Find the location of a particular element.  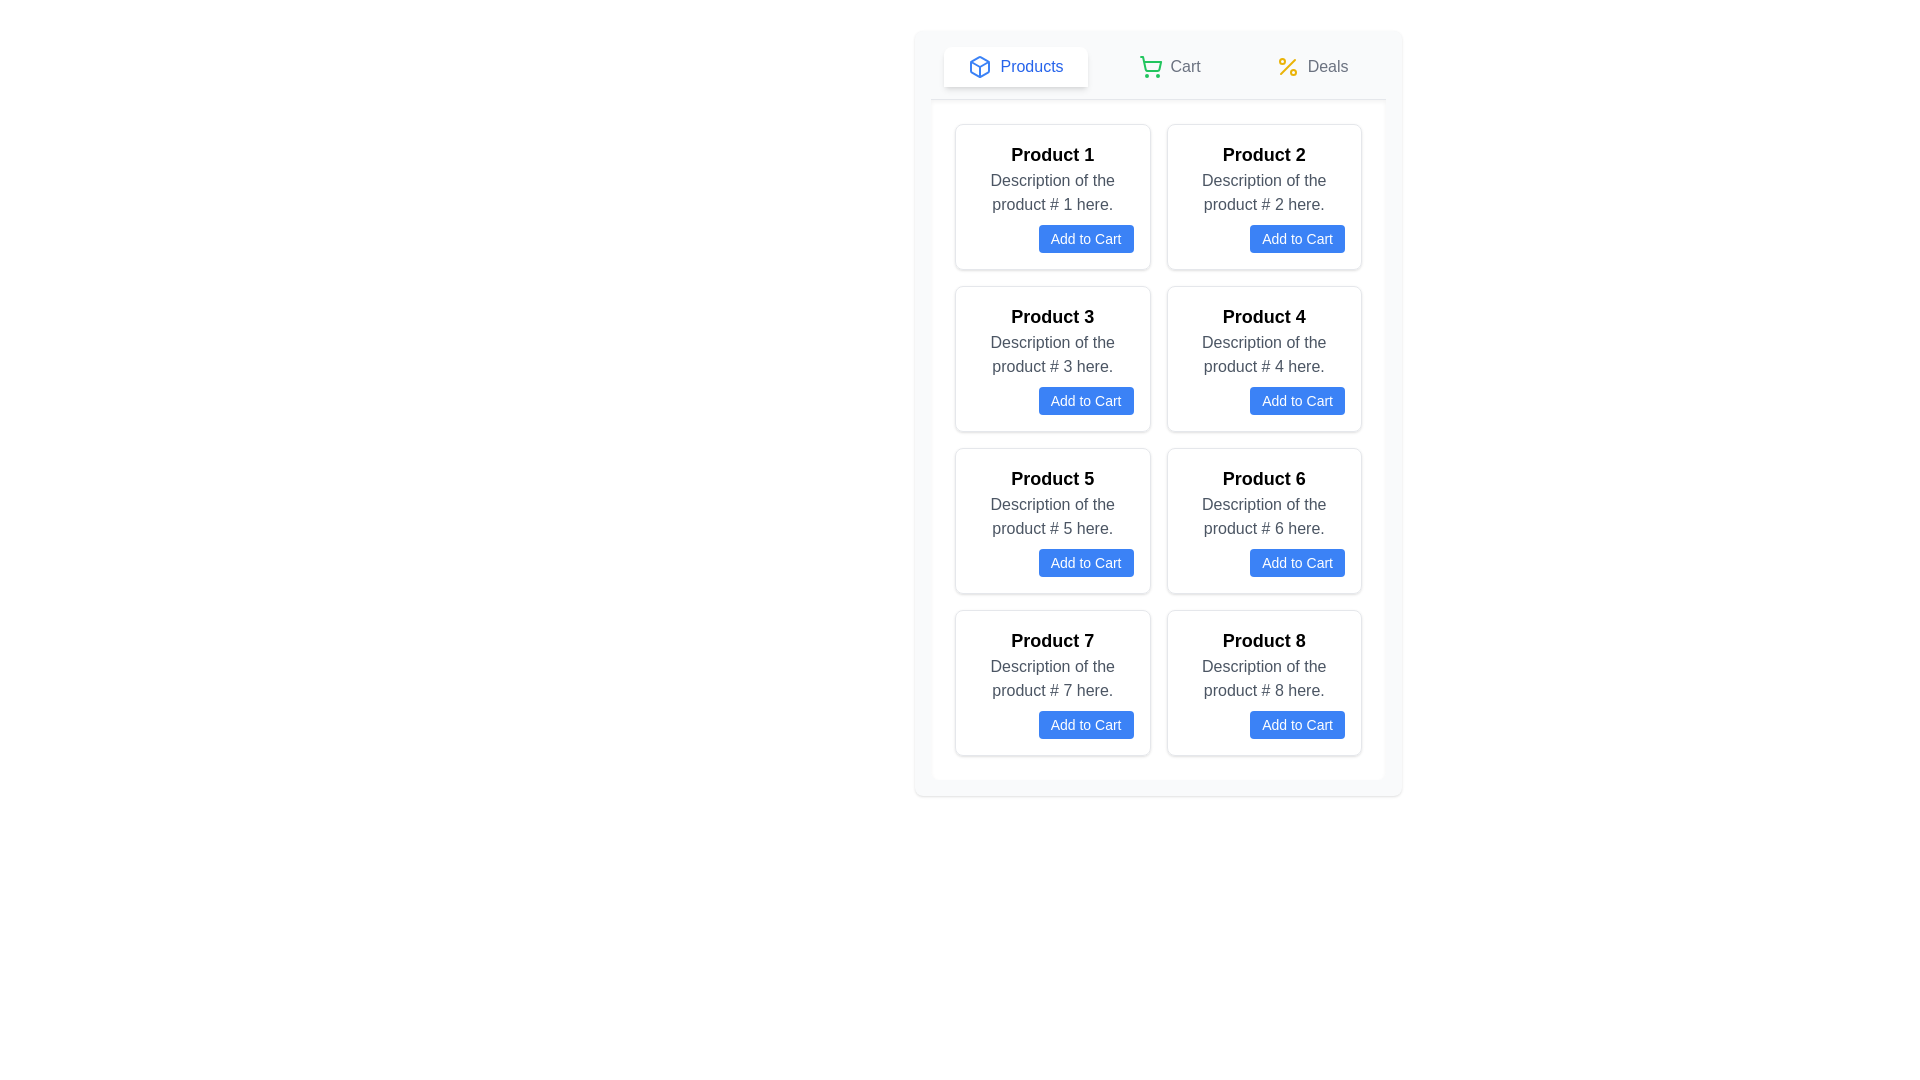

the button located within the 'Product 6' card in the second column and third row of the grid is located at coordinates (1297, 563).